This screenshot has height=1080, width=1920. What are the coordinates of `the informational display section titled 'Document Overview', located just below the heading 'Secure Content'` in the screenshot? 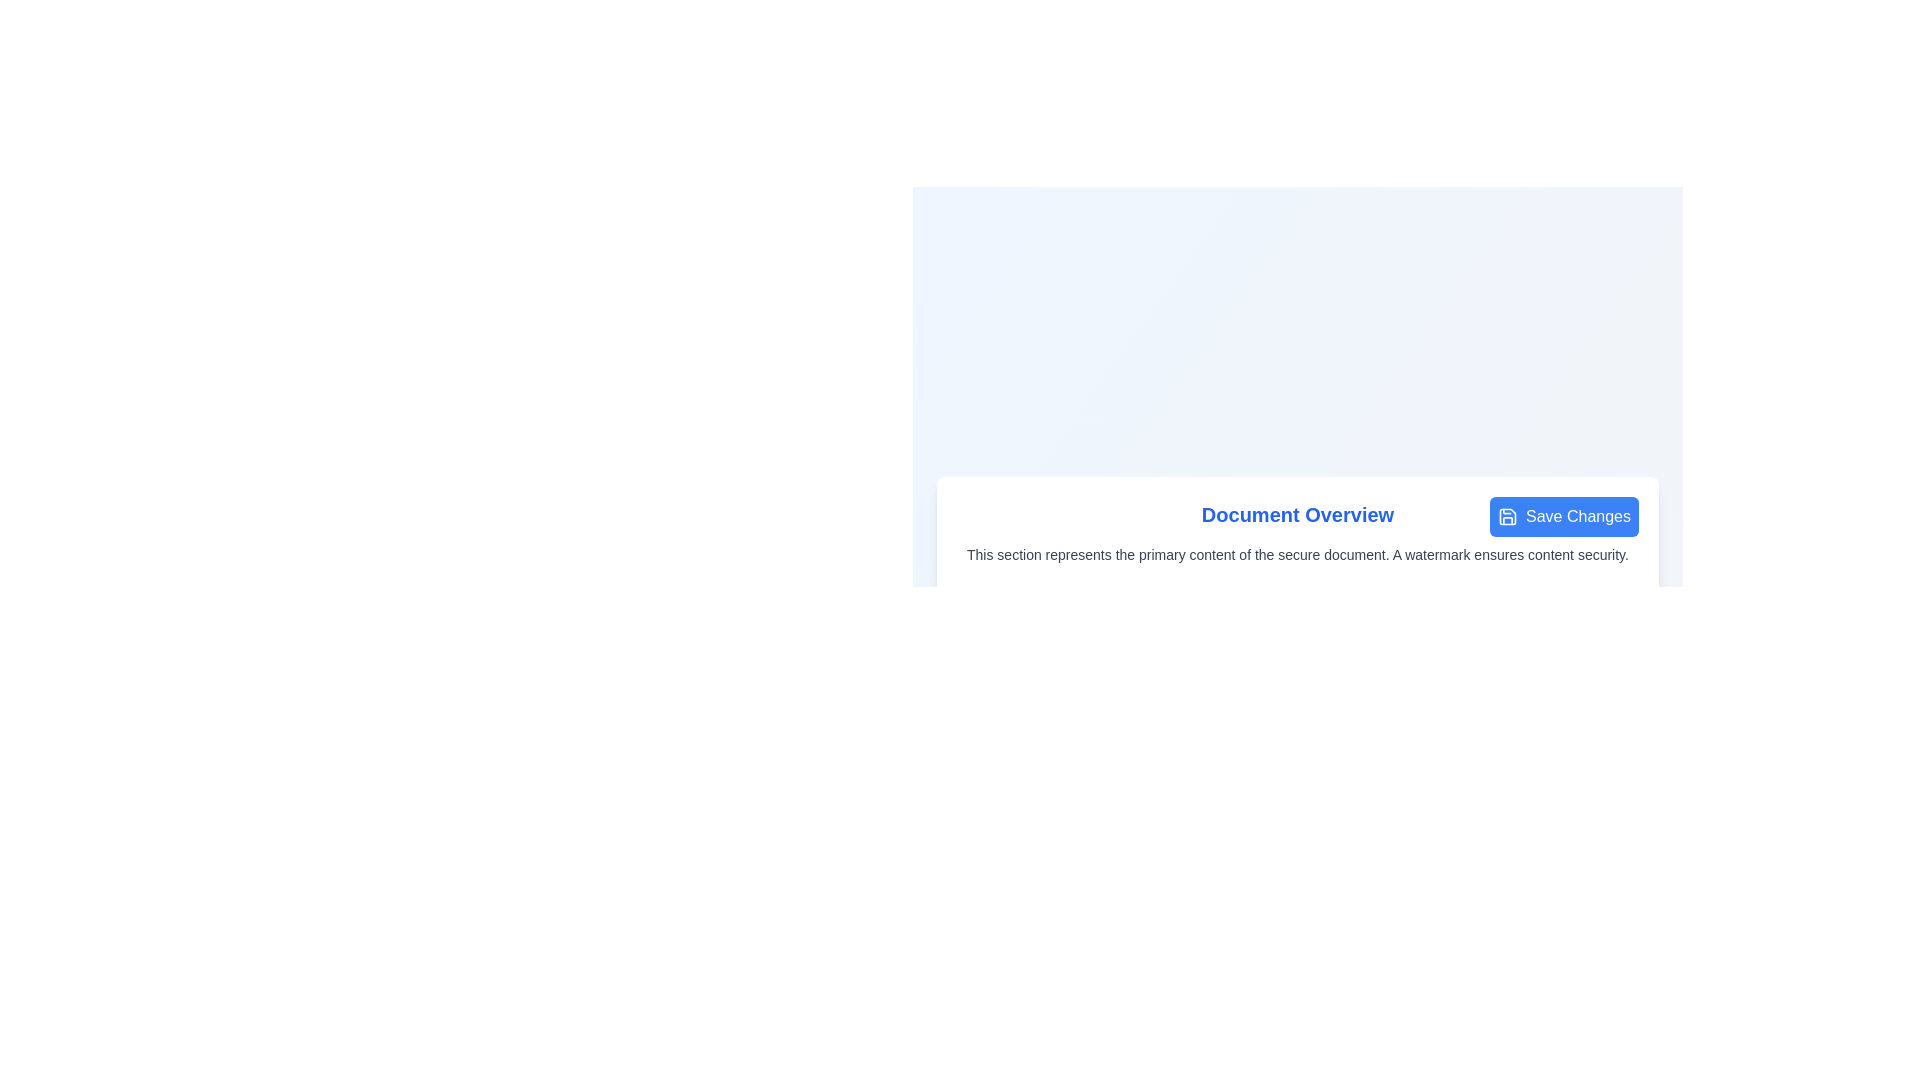 It's located at (1297, 531).